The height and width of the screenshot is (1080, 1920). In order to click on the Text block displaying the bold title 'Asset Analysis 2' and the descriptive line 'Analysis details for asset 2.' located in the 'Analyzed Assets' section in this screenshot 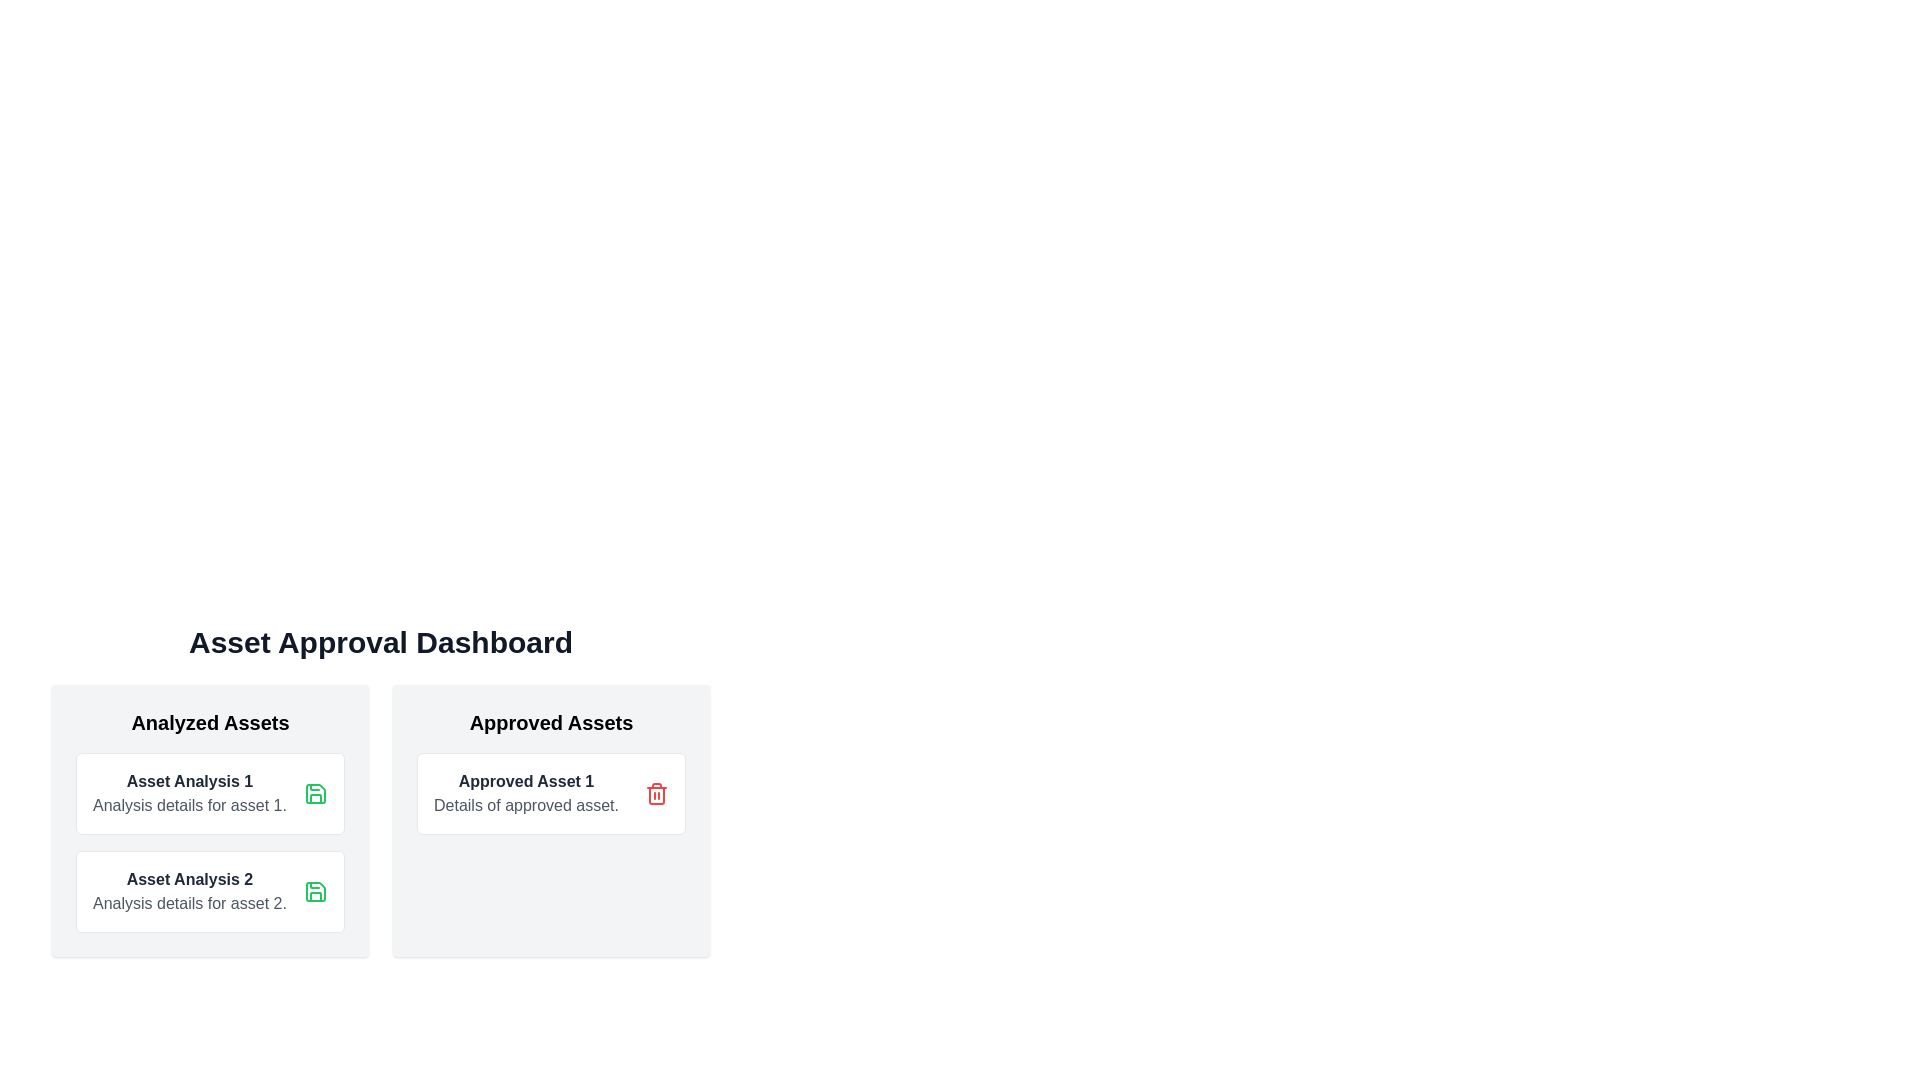, I will do `click(189, 890)`.